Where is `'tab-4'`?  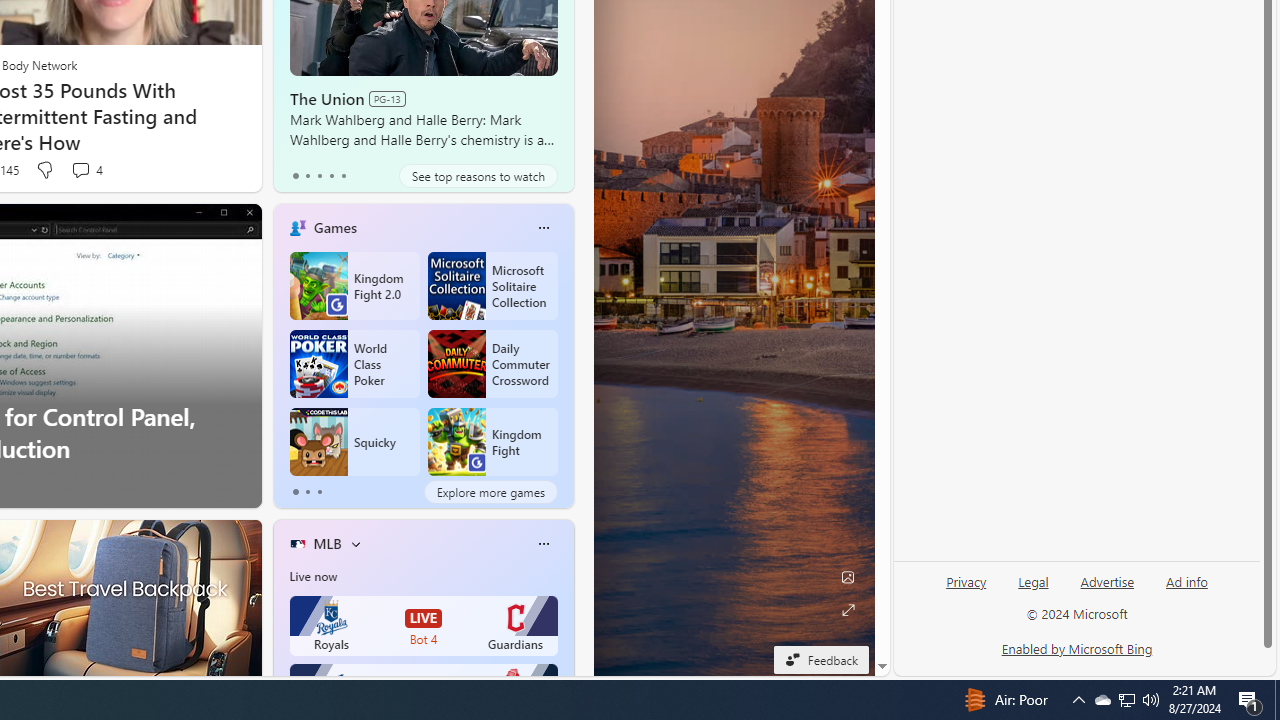
'tab-4' is located at coordinates (343, 175).